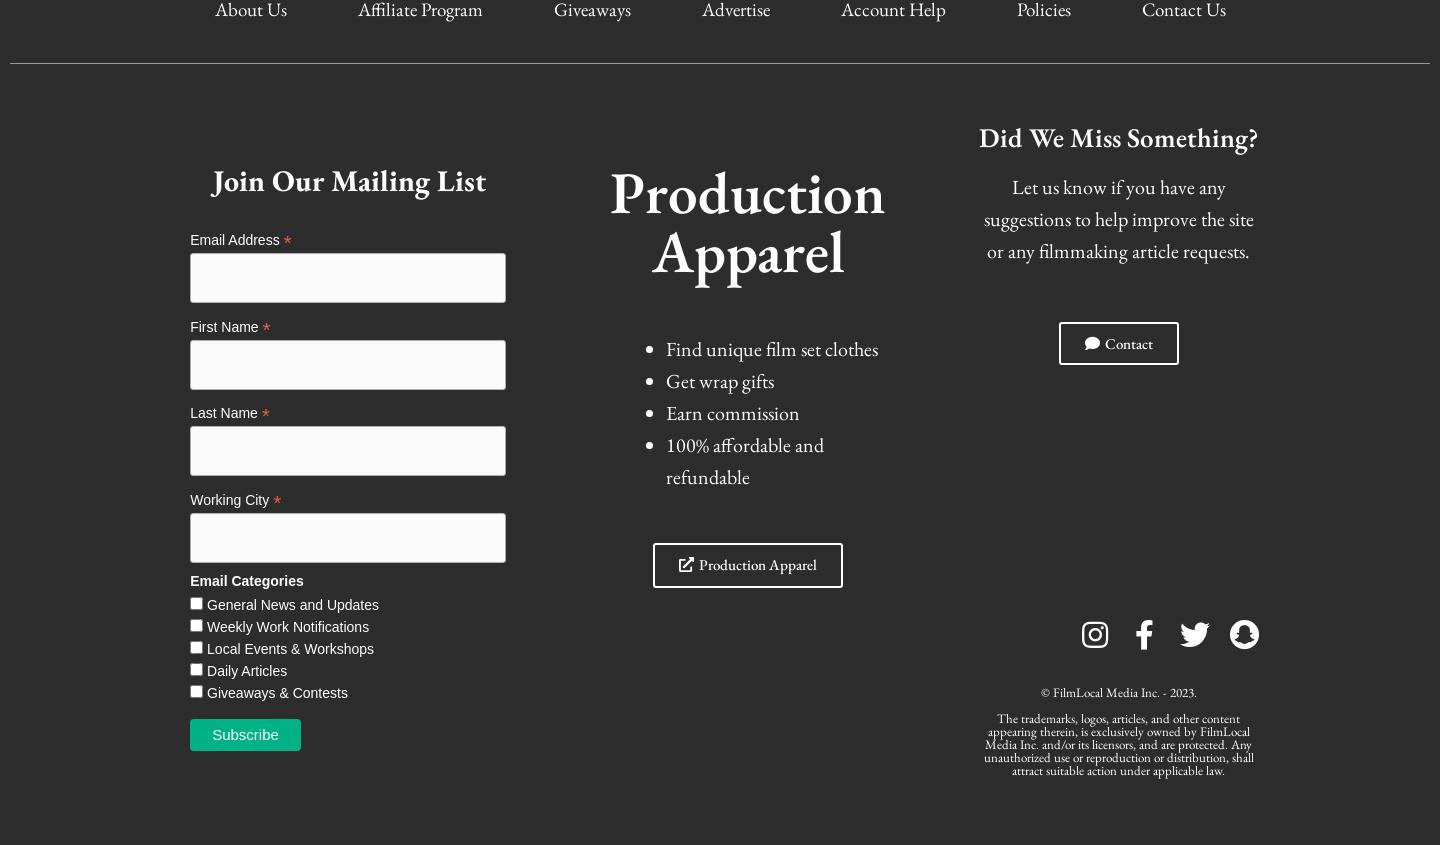  Describe the element at coordinates (1117, 743) in the screenshot. I see `'The trademarks, logos, articles, and other content appearing therein, is exclusively owned by FilmLocal Media Inc. and/or its licensors, and are protected. Any unauthorized use or reproduction or distribution, shall attract suitable action under applicable law.'` at that location.